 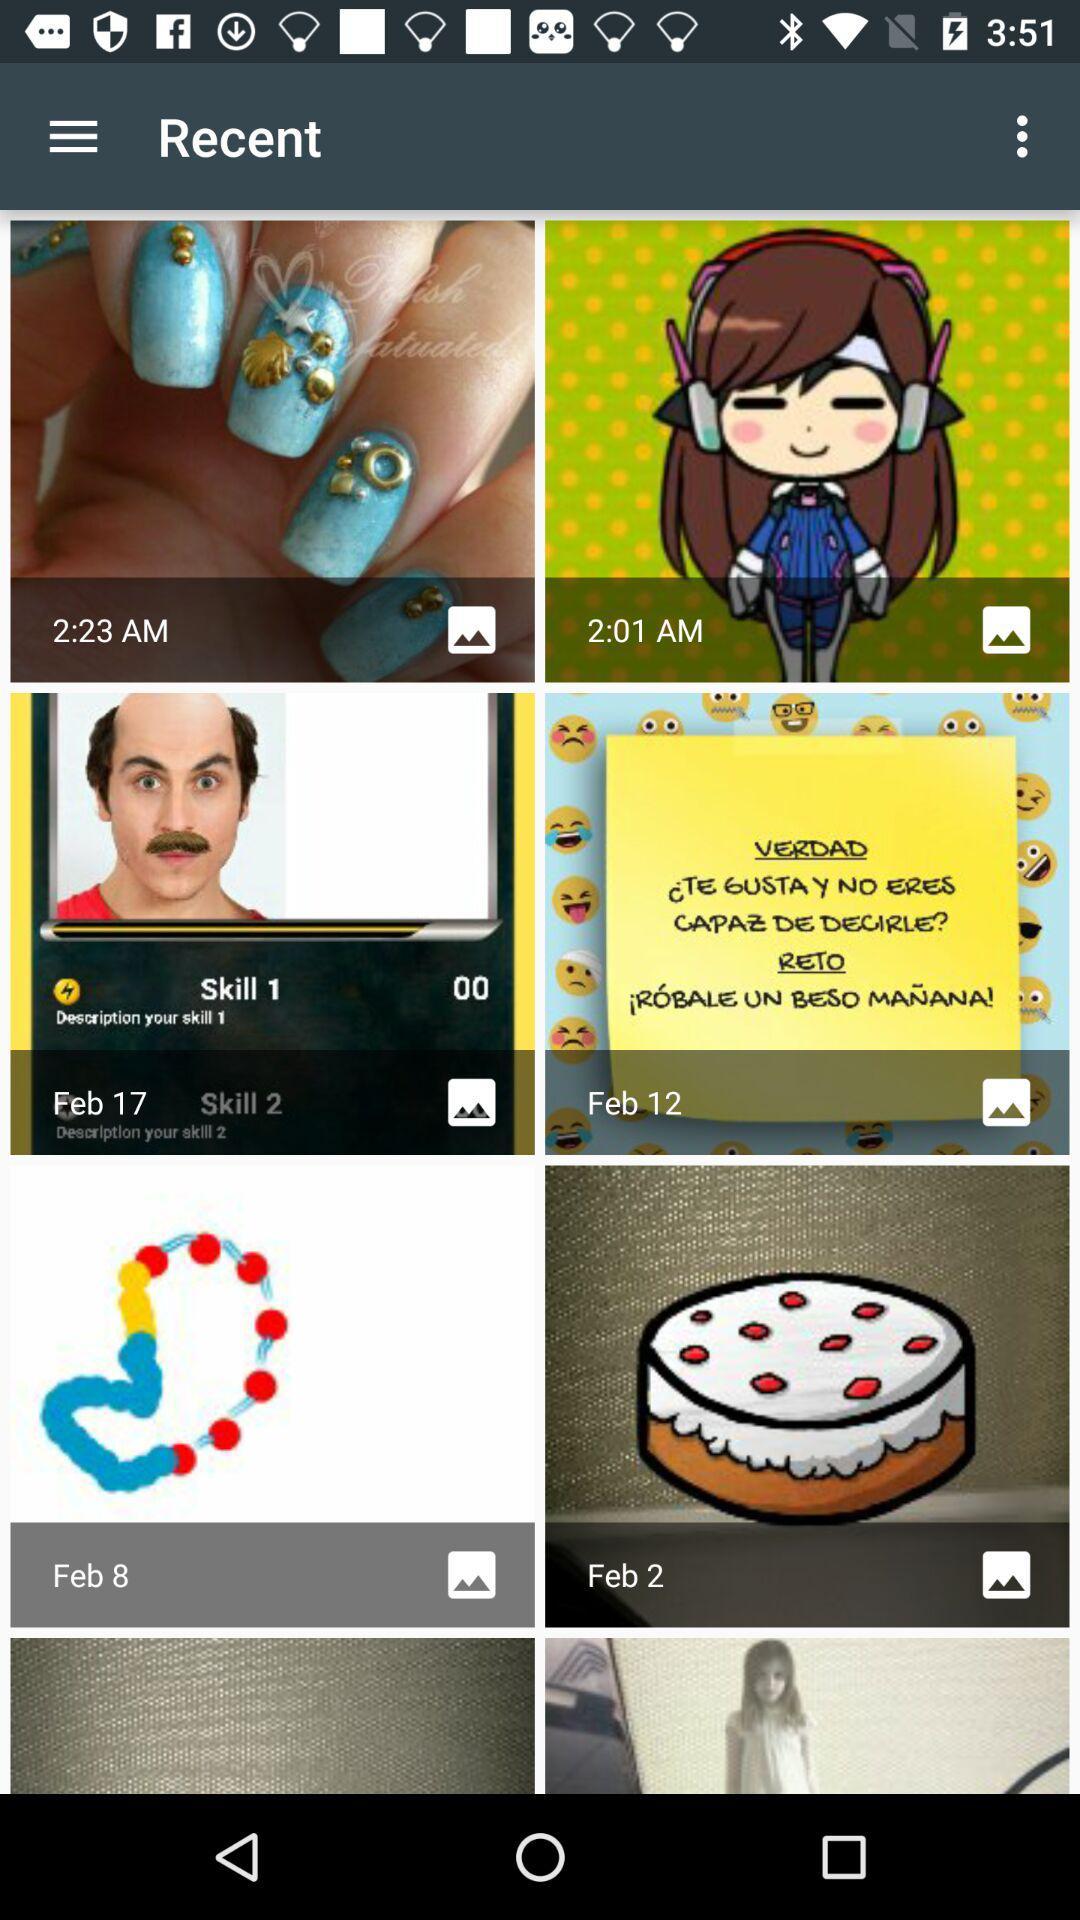 What do you see at coordinates (1027, 135) in the screenshot?
I see `the icon to the right of the recent item` at bounding box center [1027, 135].